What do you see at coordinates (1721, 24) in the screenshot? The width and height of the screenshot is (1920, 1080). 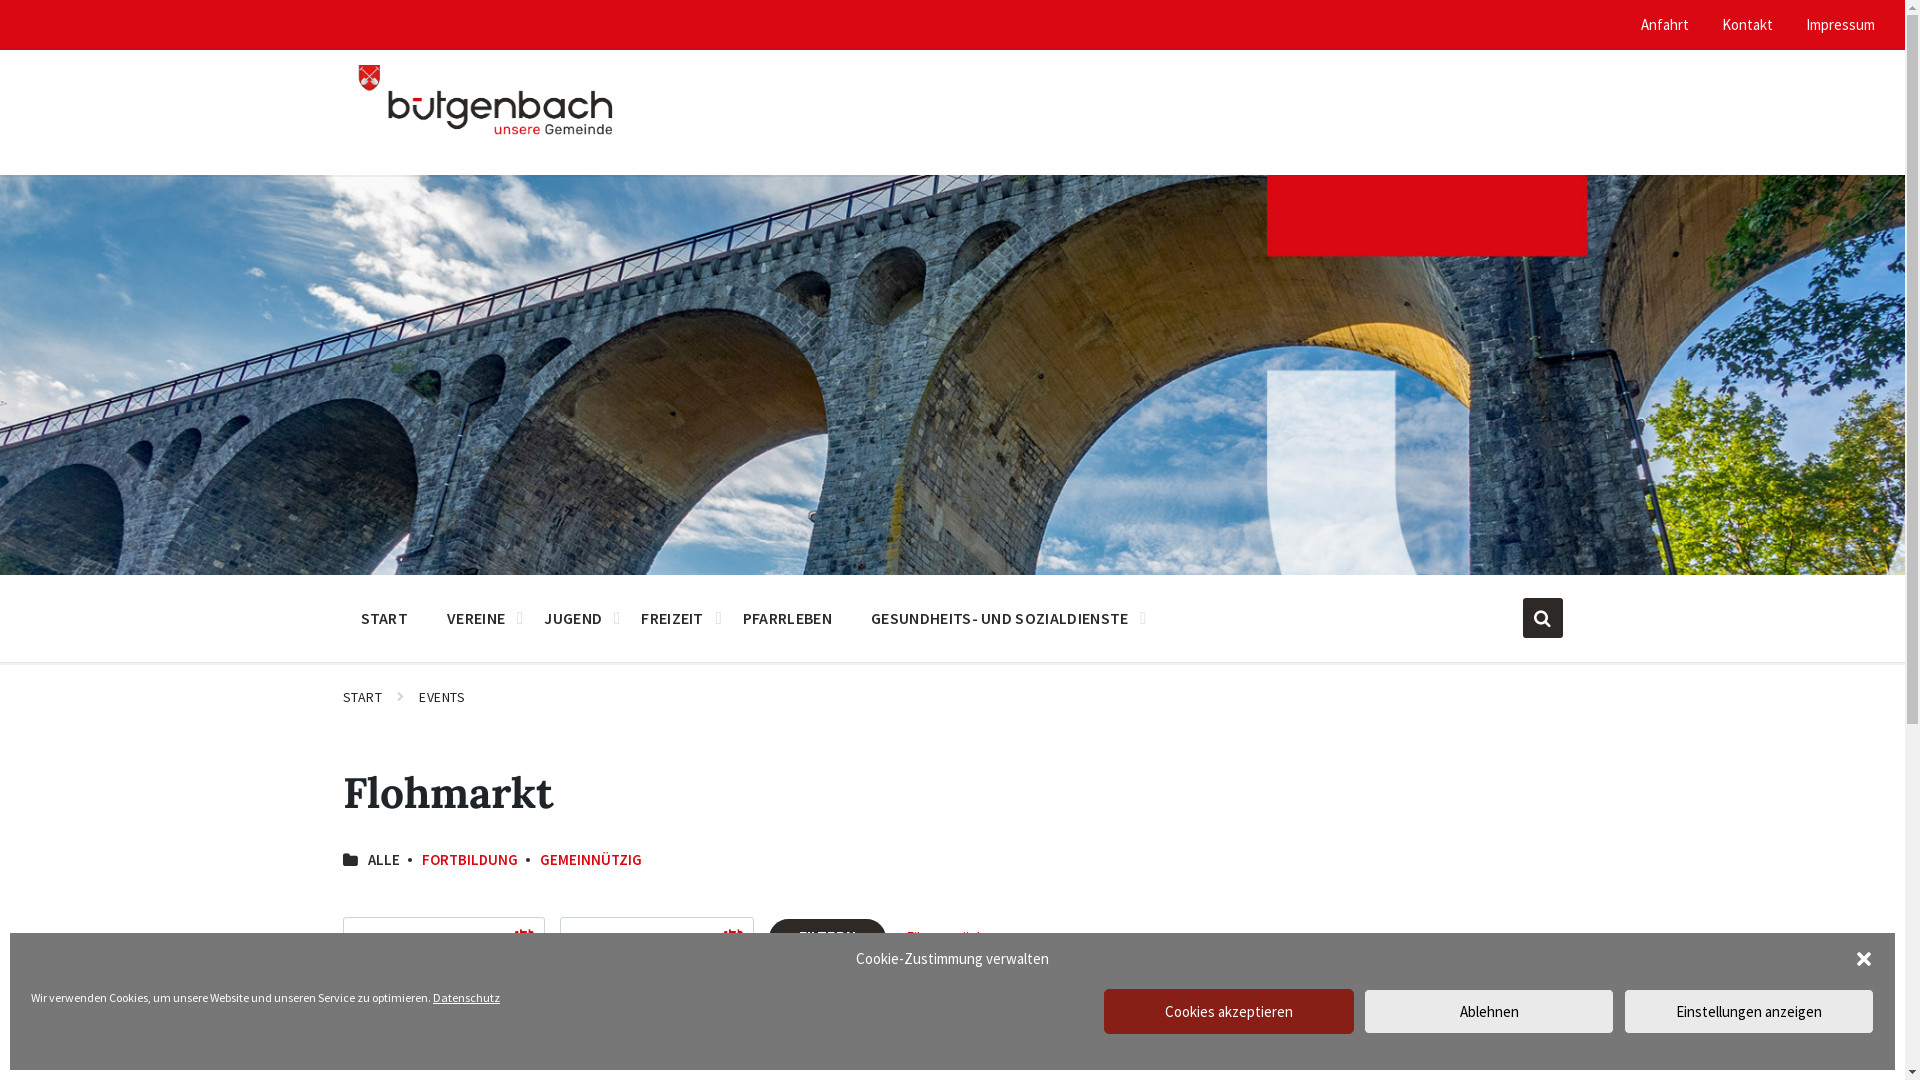 I see `'Kontakt'` at bounding box center [1721, 24].